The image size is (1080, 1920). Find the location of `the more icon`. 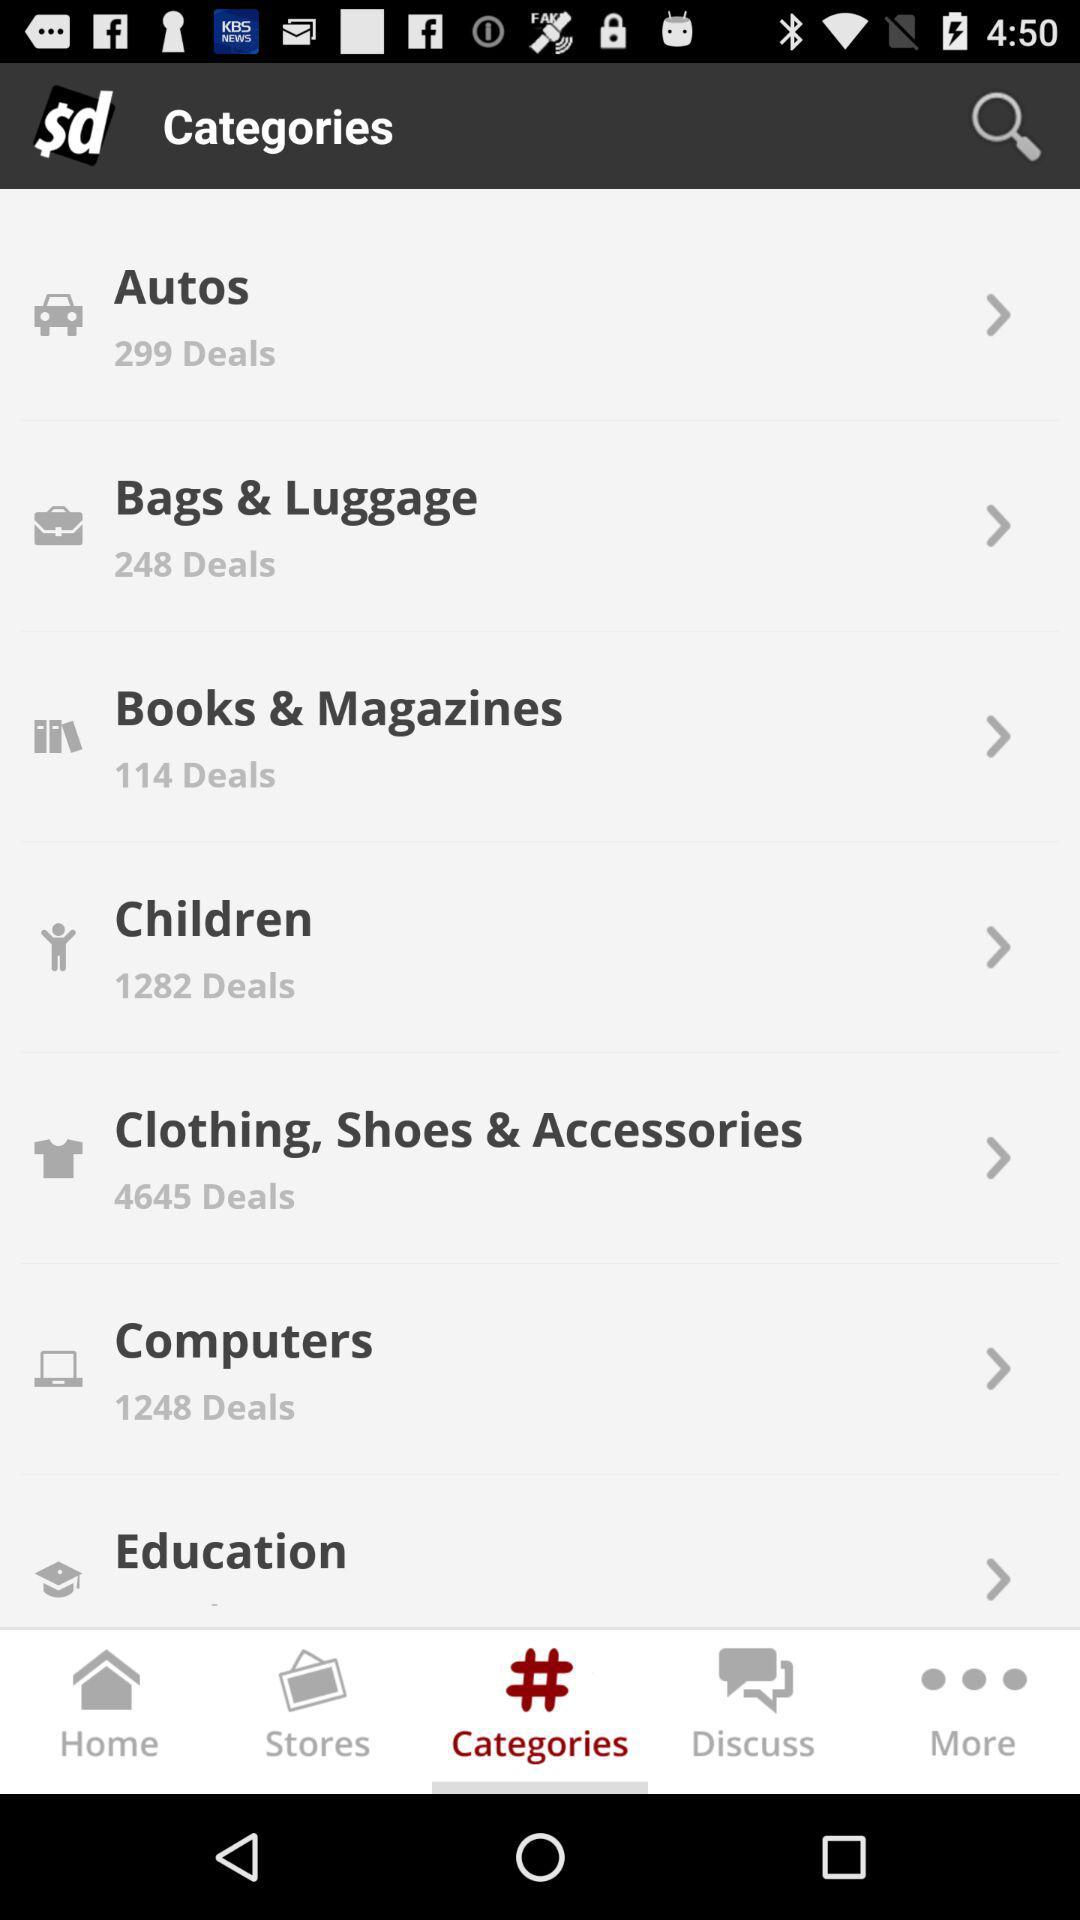

the more icon is located at coordinates (970, 1836).